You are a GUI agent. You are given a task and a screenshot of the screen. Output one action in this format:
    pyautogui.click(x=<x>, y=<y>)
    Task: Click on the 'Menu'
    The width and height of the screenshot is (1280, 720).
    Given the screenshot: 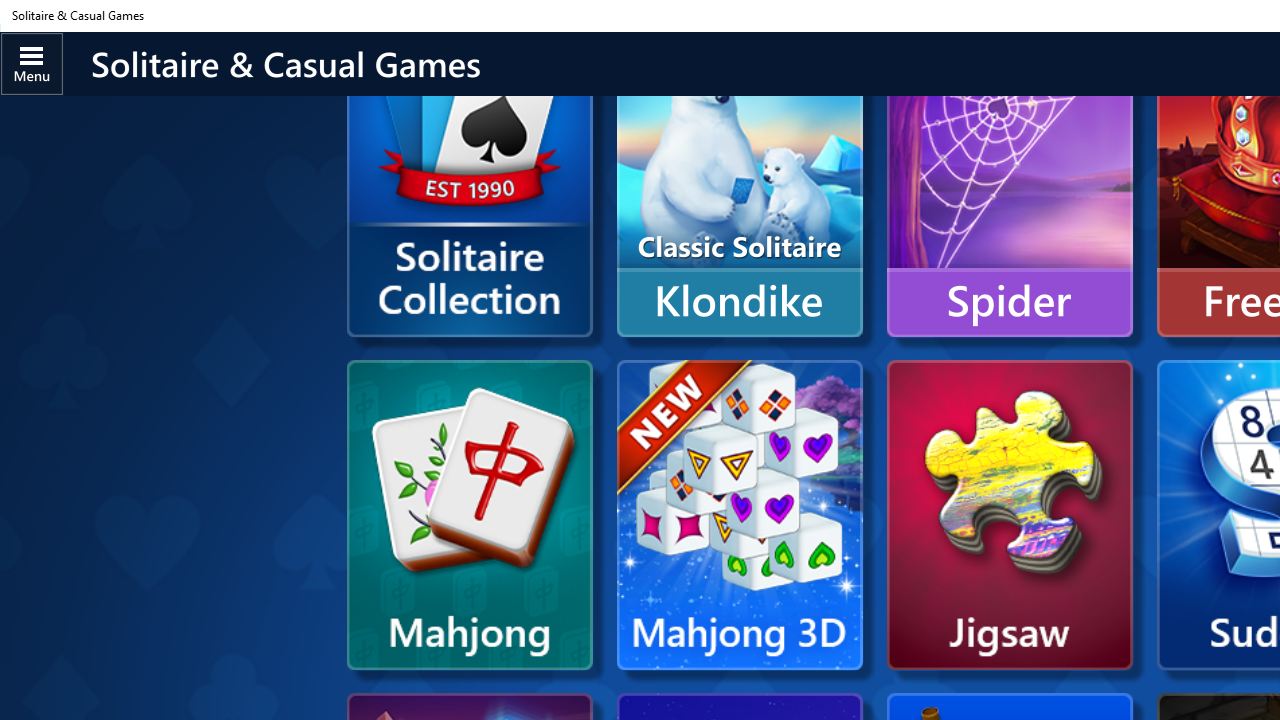 What is the action you would take?
    pyautogui.click(x=32, y=62)
    